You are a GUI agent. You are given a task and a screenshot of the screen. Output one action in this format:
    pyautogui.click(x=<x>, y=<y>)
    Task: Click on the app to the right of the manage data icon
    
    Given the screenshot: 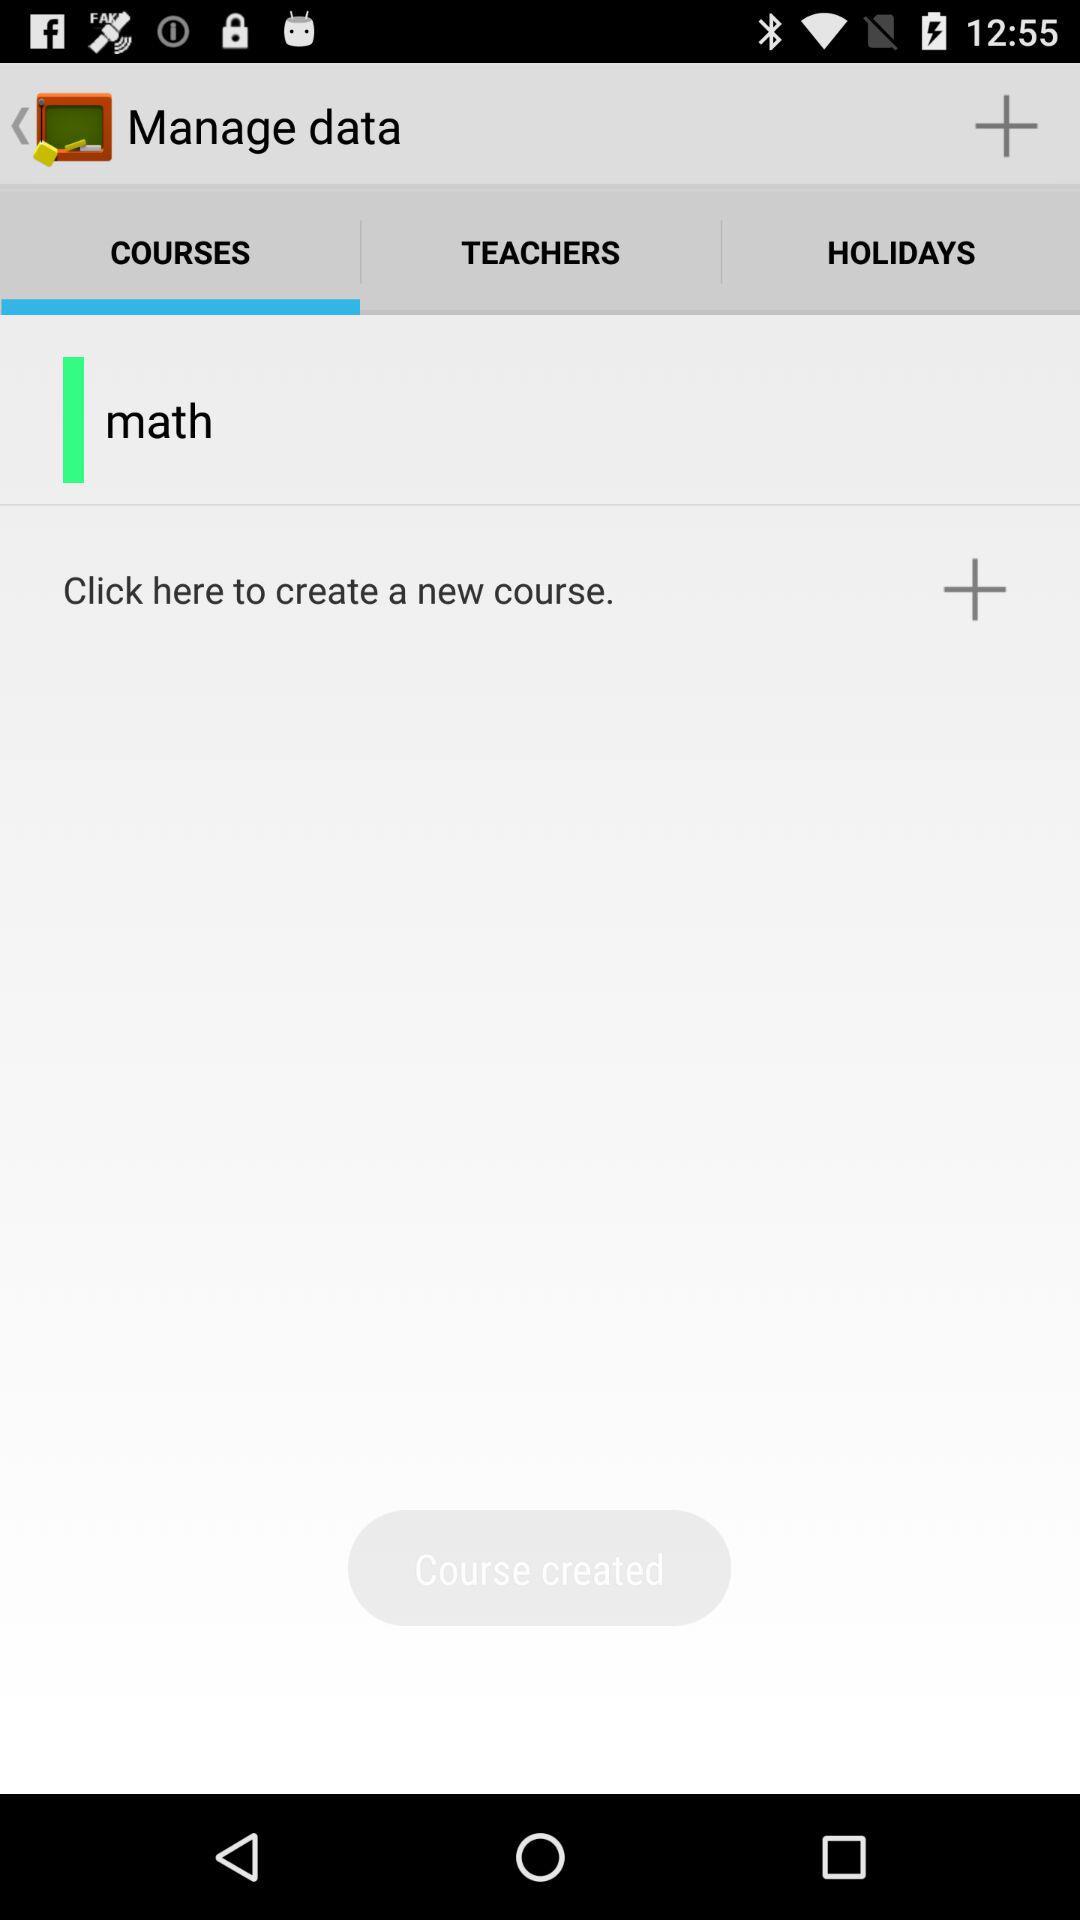 What is the action you would take?
    pyautogui.click(x=1006, y=124)
    